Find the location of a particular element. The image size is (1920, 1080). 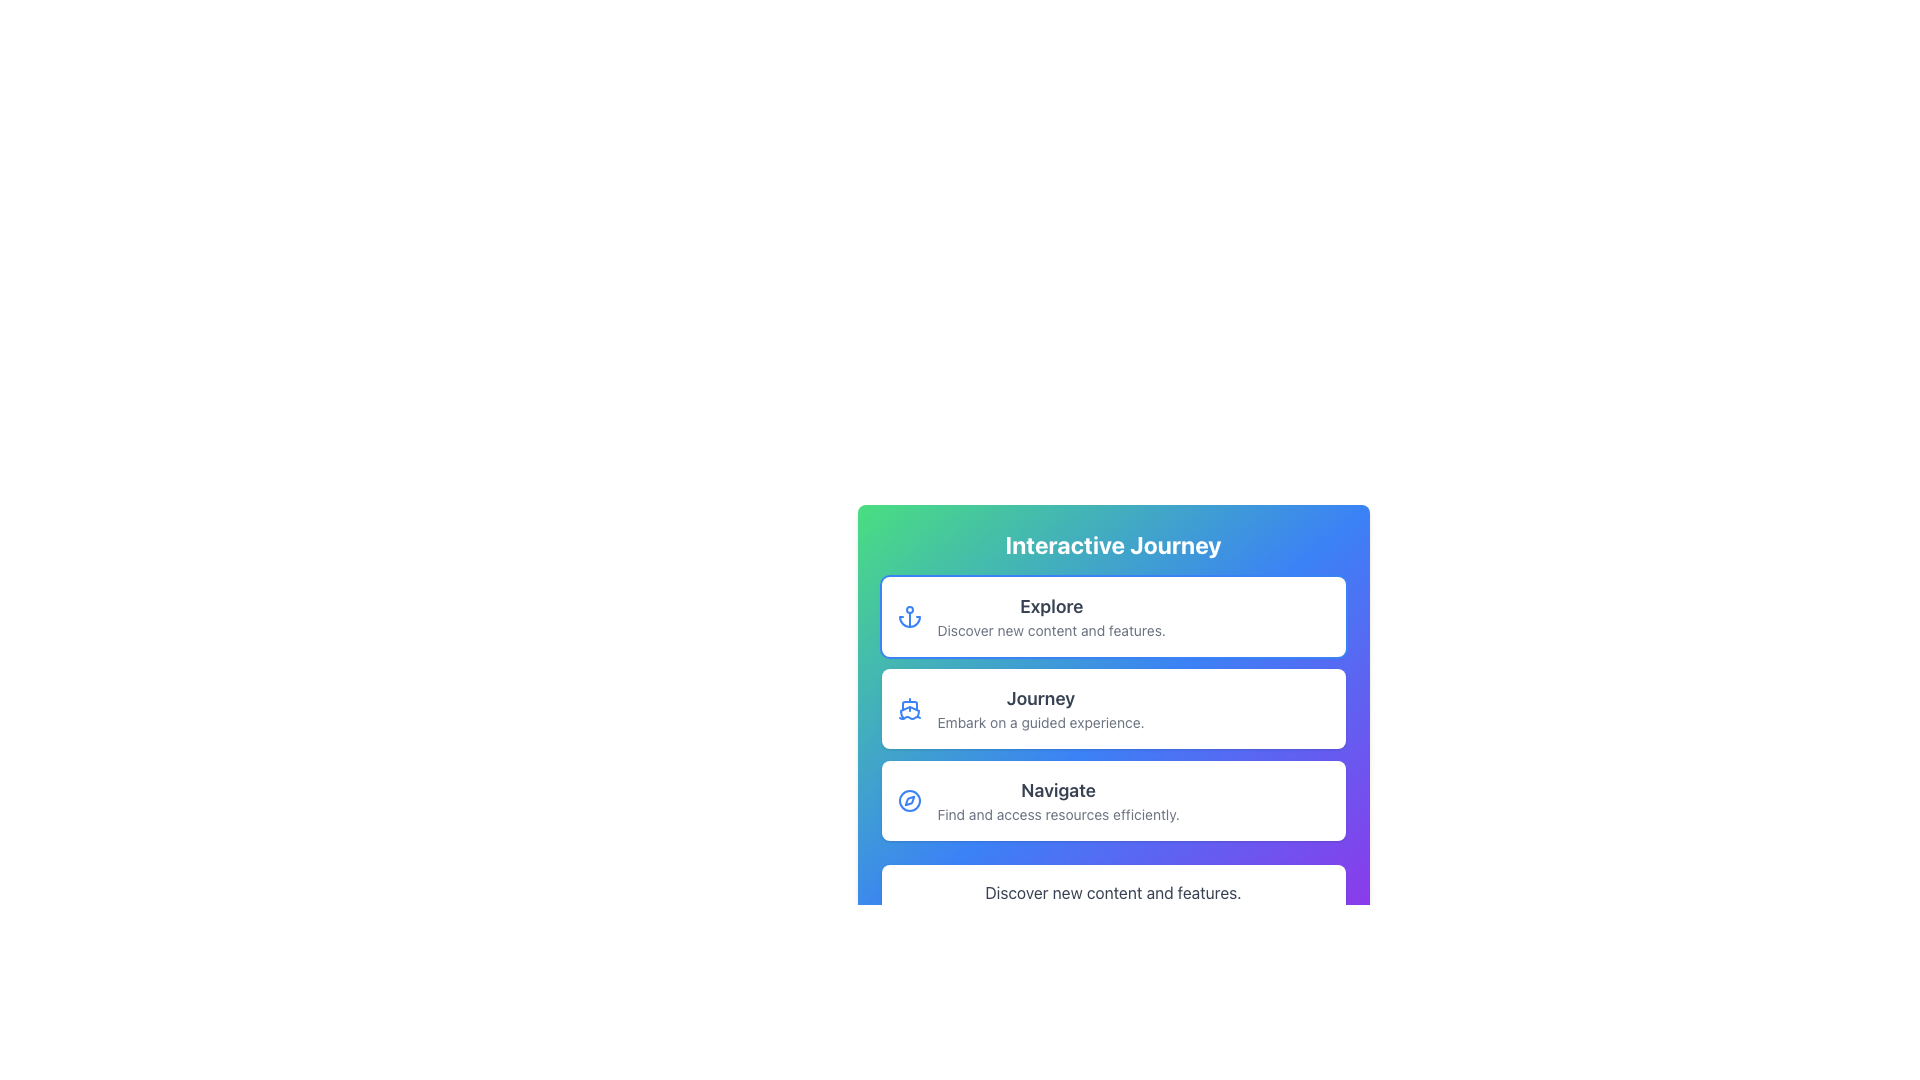

the text label 'Explore' which is prominently displayed in bold dark gray font within the first card below the header 'Interactive Journey' is located at coordinates (1050, 605).